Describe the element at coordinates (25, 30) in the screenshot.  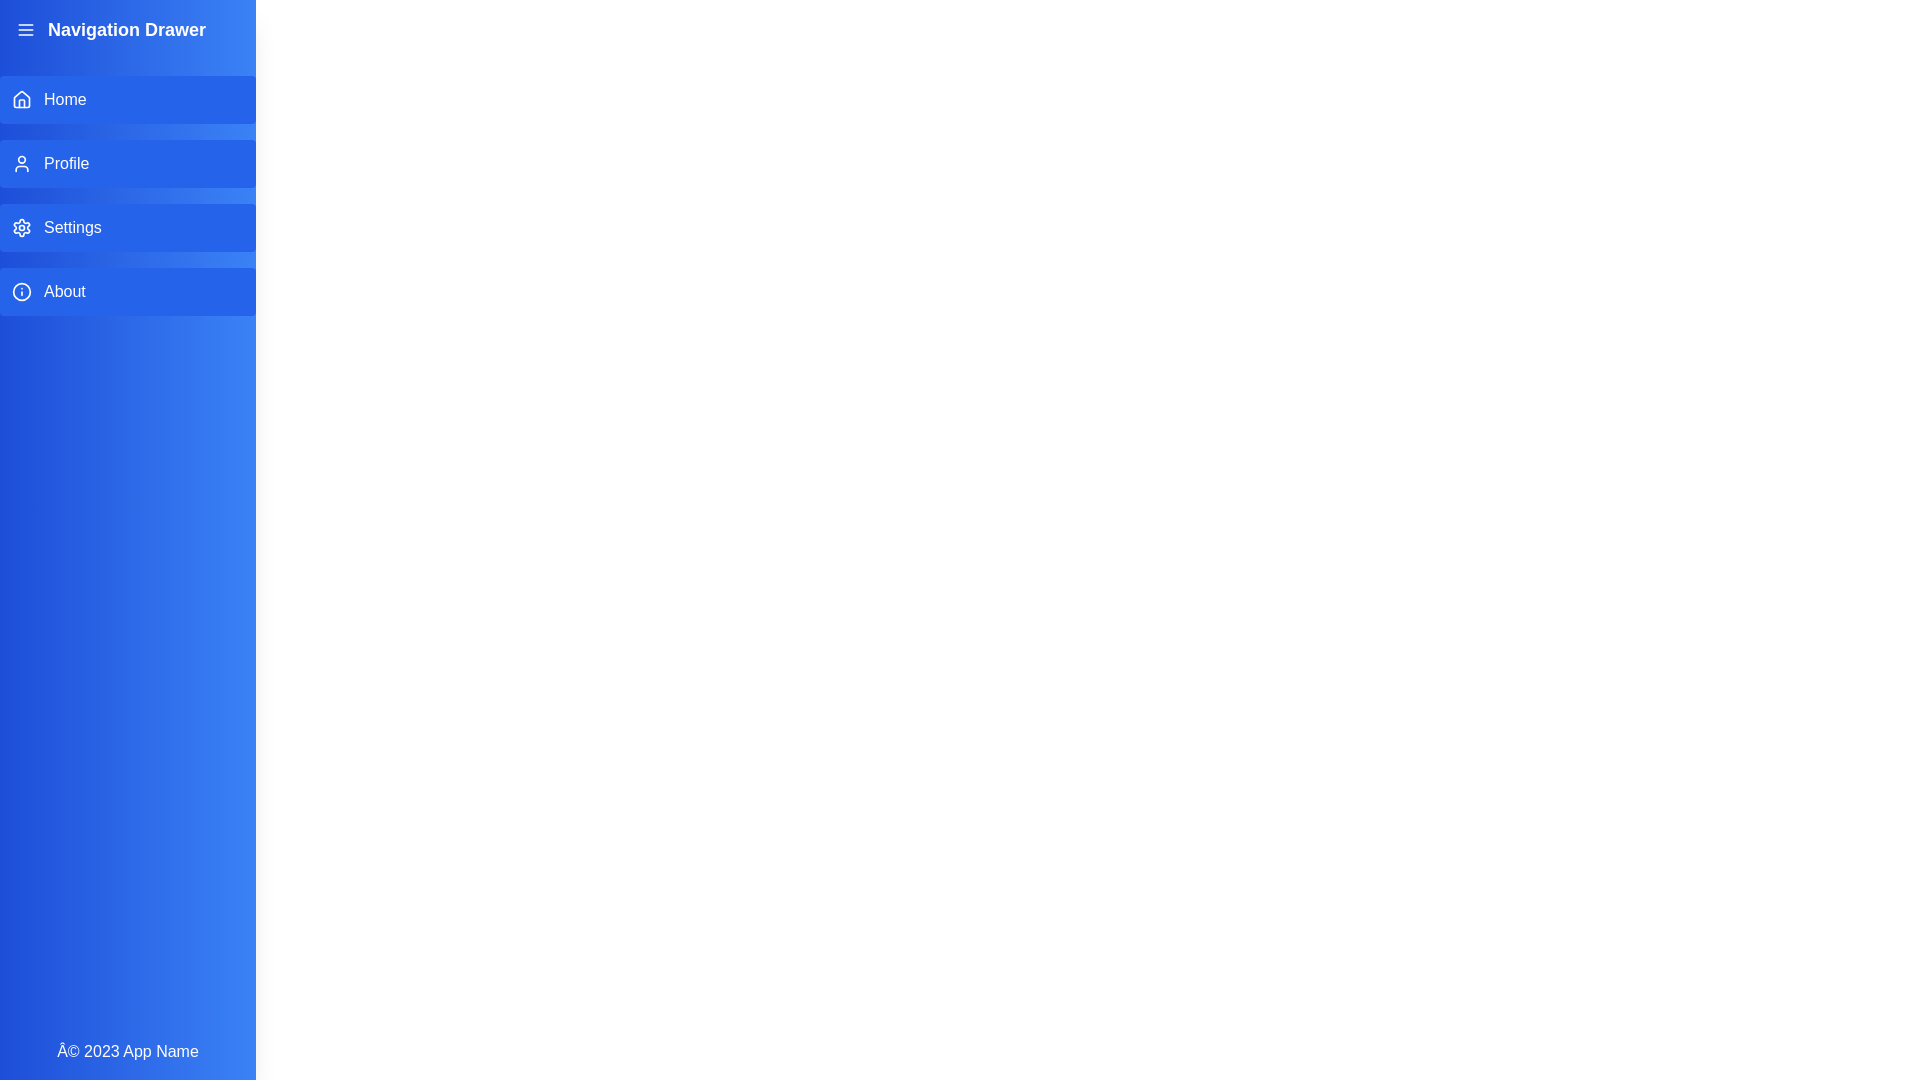
I see `the hamburger menu icon located in the top-left corner of the blue navigation sidebar` at that location.